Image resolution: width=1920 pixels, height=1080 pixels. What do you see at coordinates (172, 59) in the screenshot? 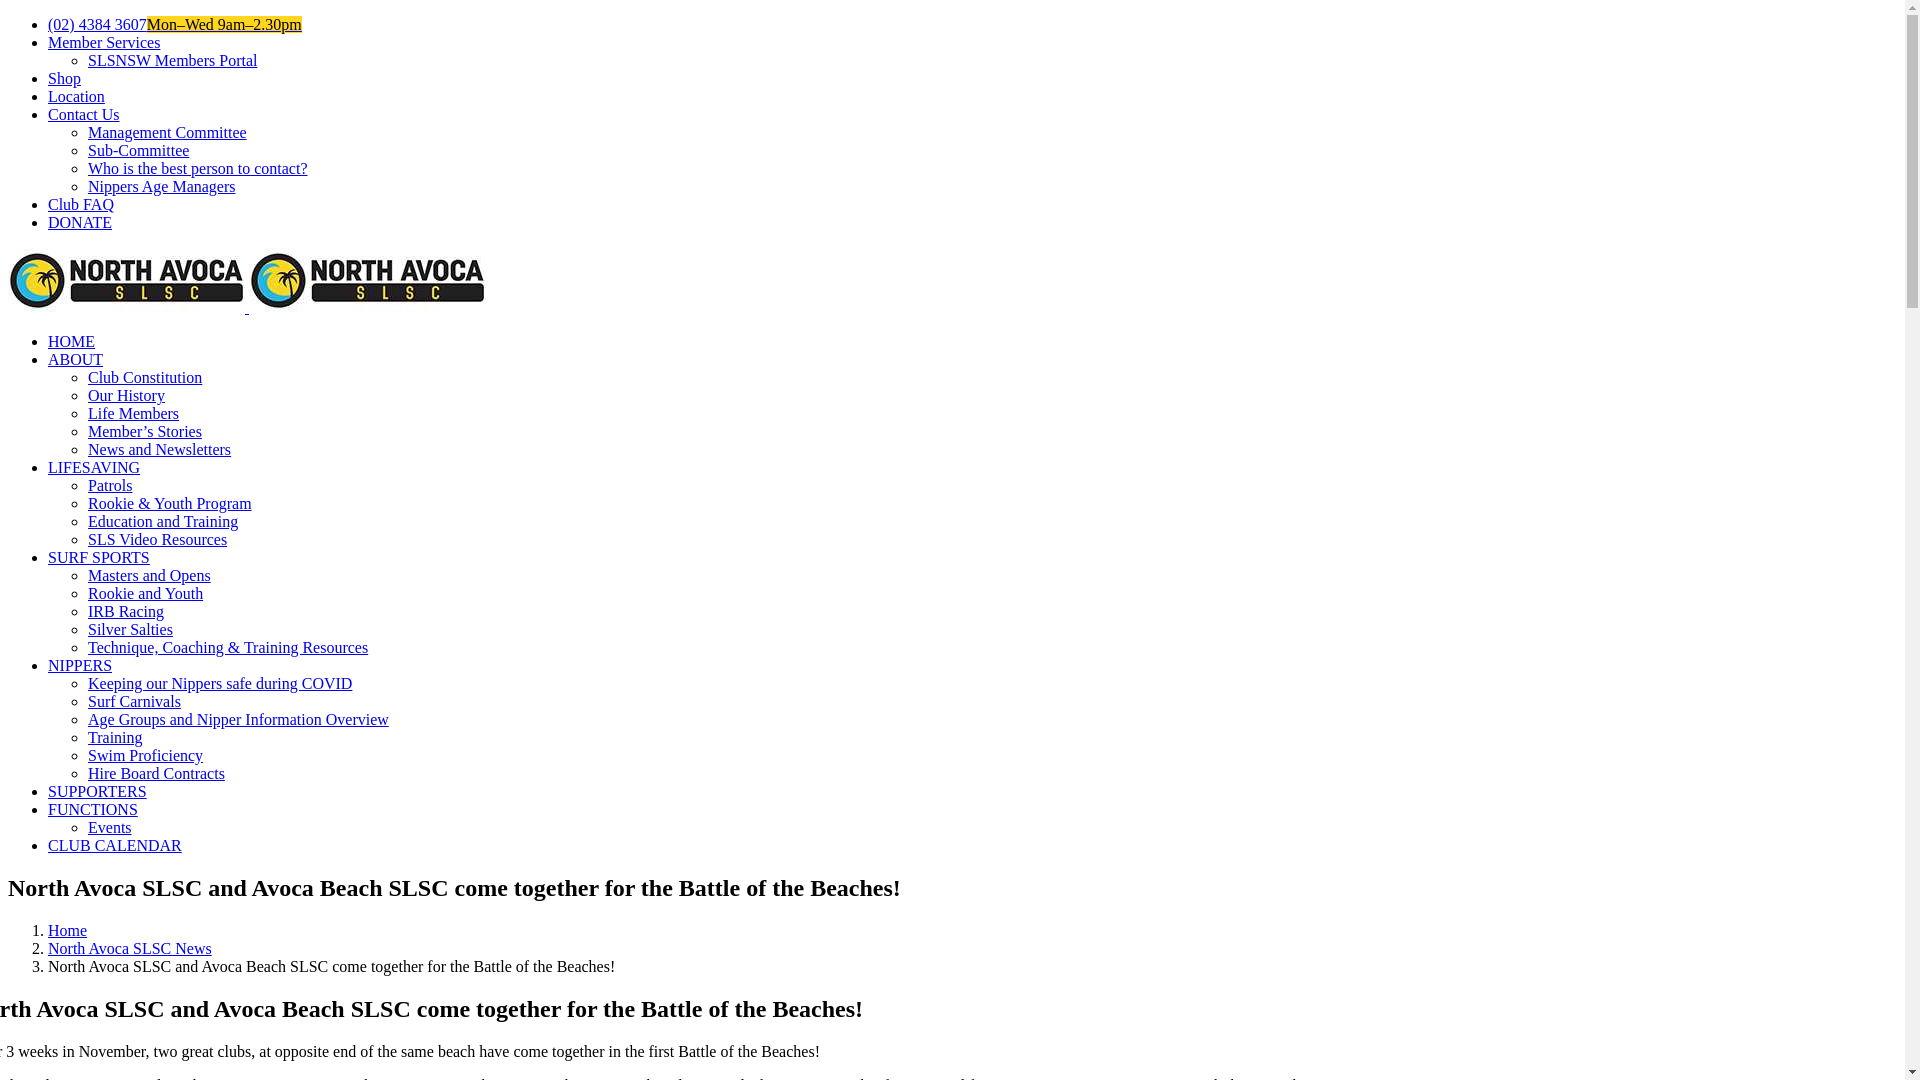
I see `'SLSNSW Members Portal'` at bounding box center [172, 59].